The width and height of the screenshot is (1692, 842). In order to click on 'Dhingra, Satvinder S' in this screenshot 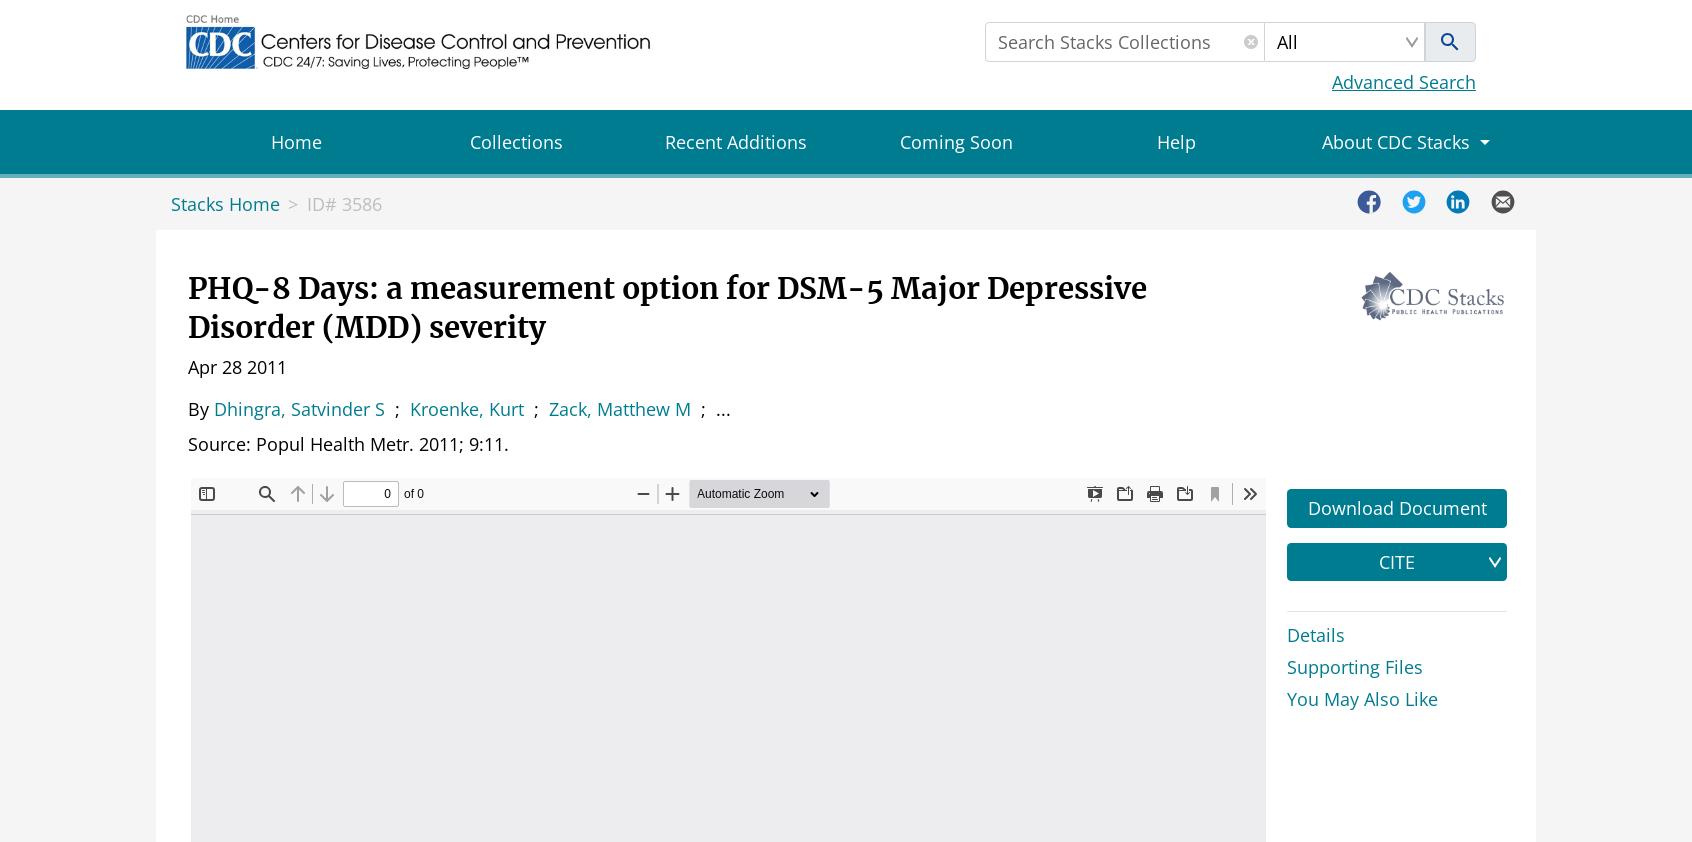, I will do `click(214, 408)`.